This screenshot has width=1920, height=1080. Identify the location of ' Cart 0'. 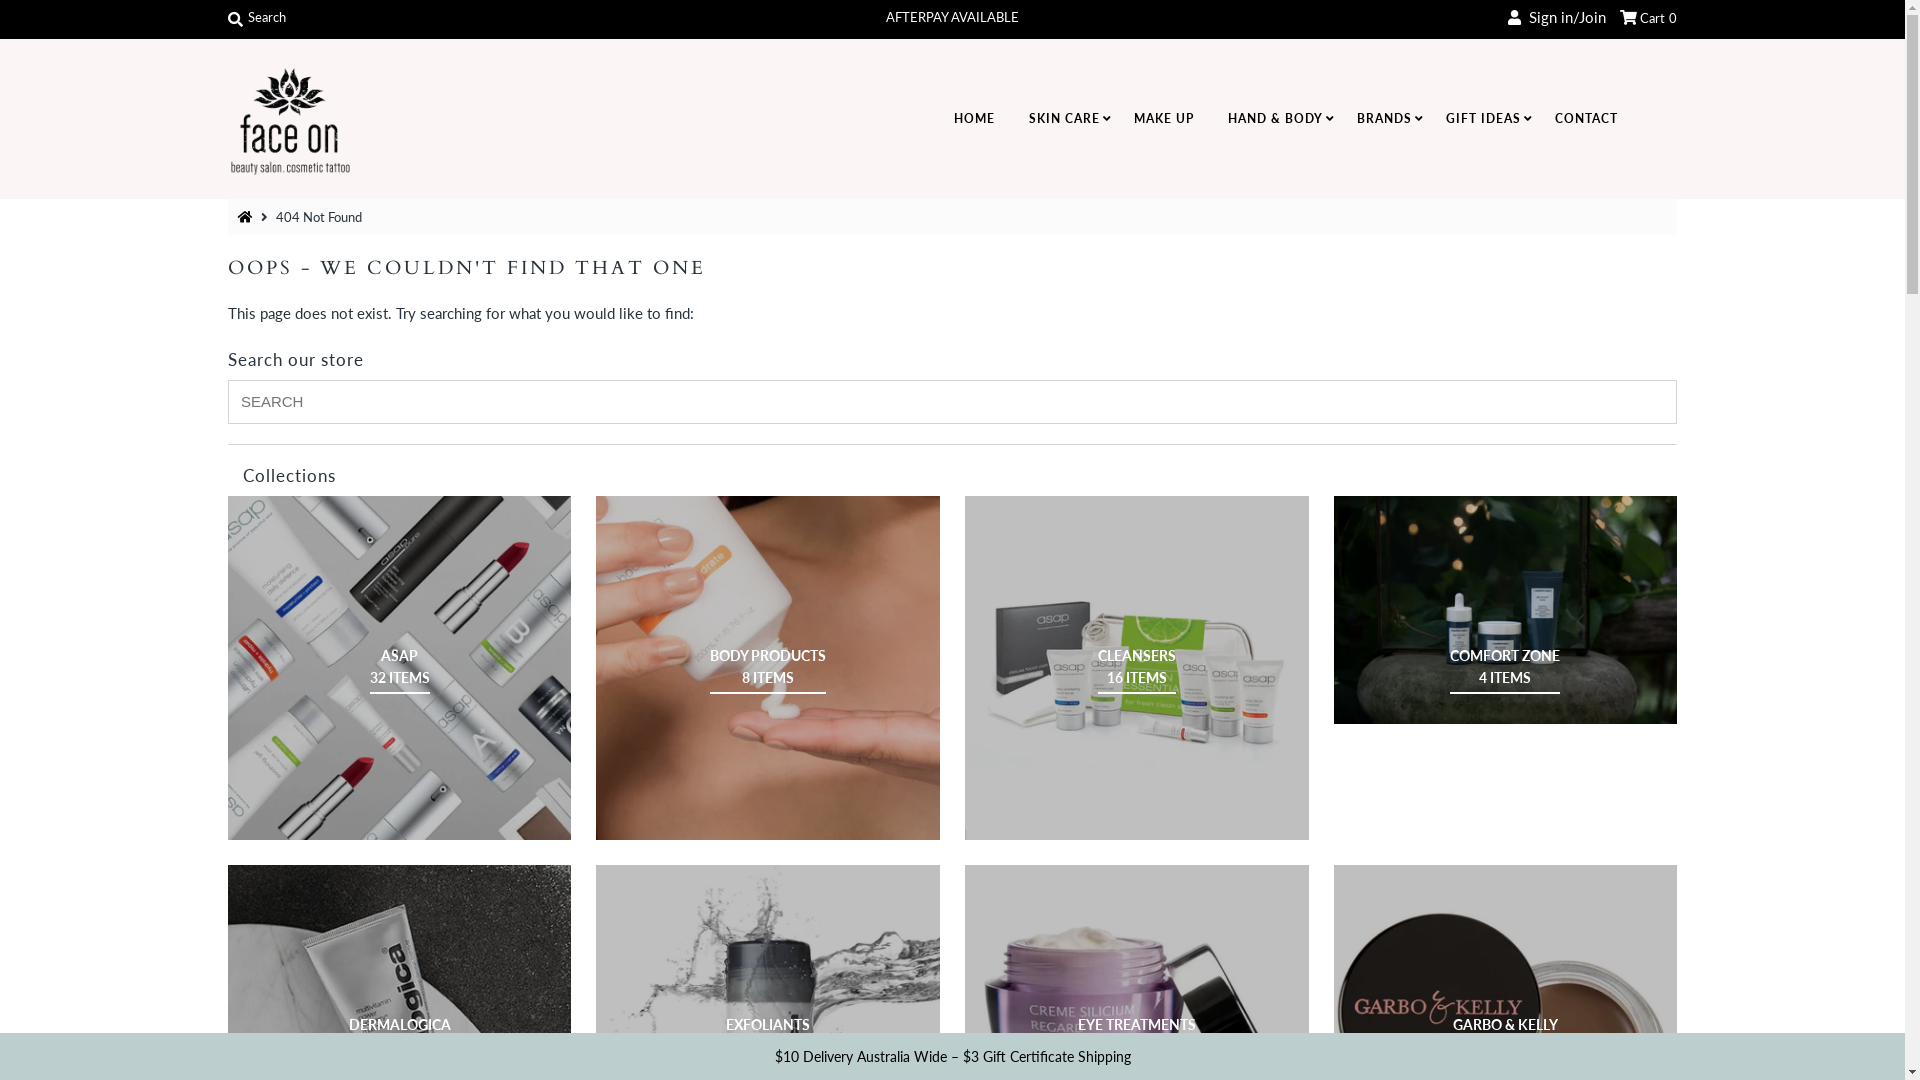
(1648, 16).